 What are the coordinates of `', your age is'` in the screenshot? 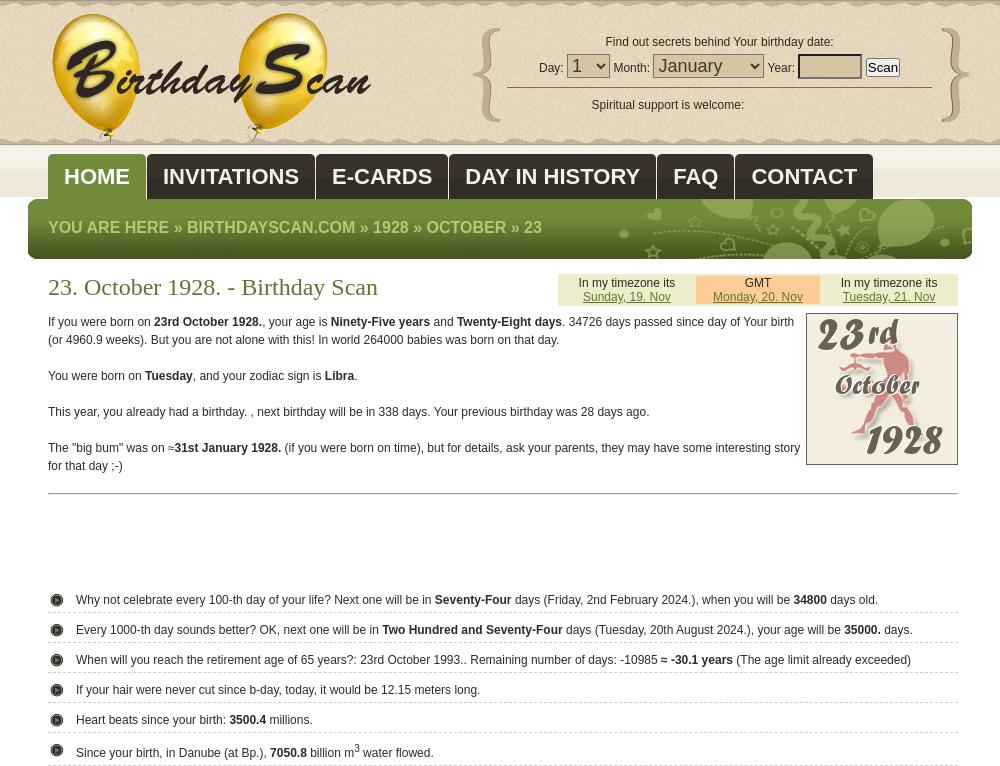 It's located at (296, 321).